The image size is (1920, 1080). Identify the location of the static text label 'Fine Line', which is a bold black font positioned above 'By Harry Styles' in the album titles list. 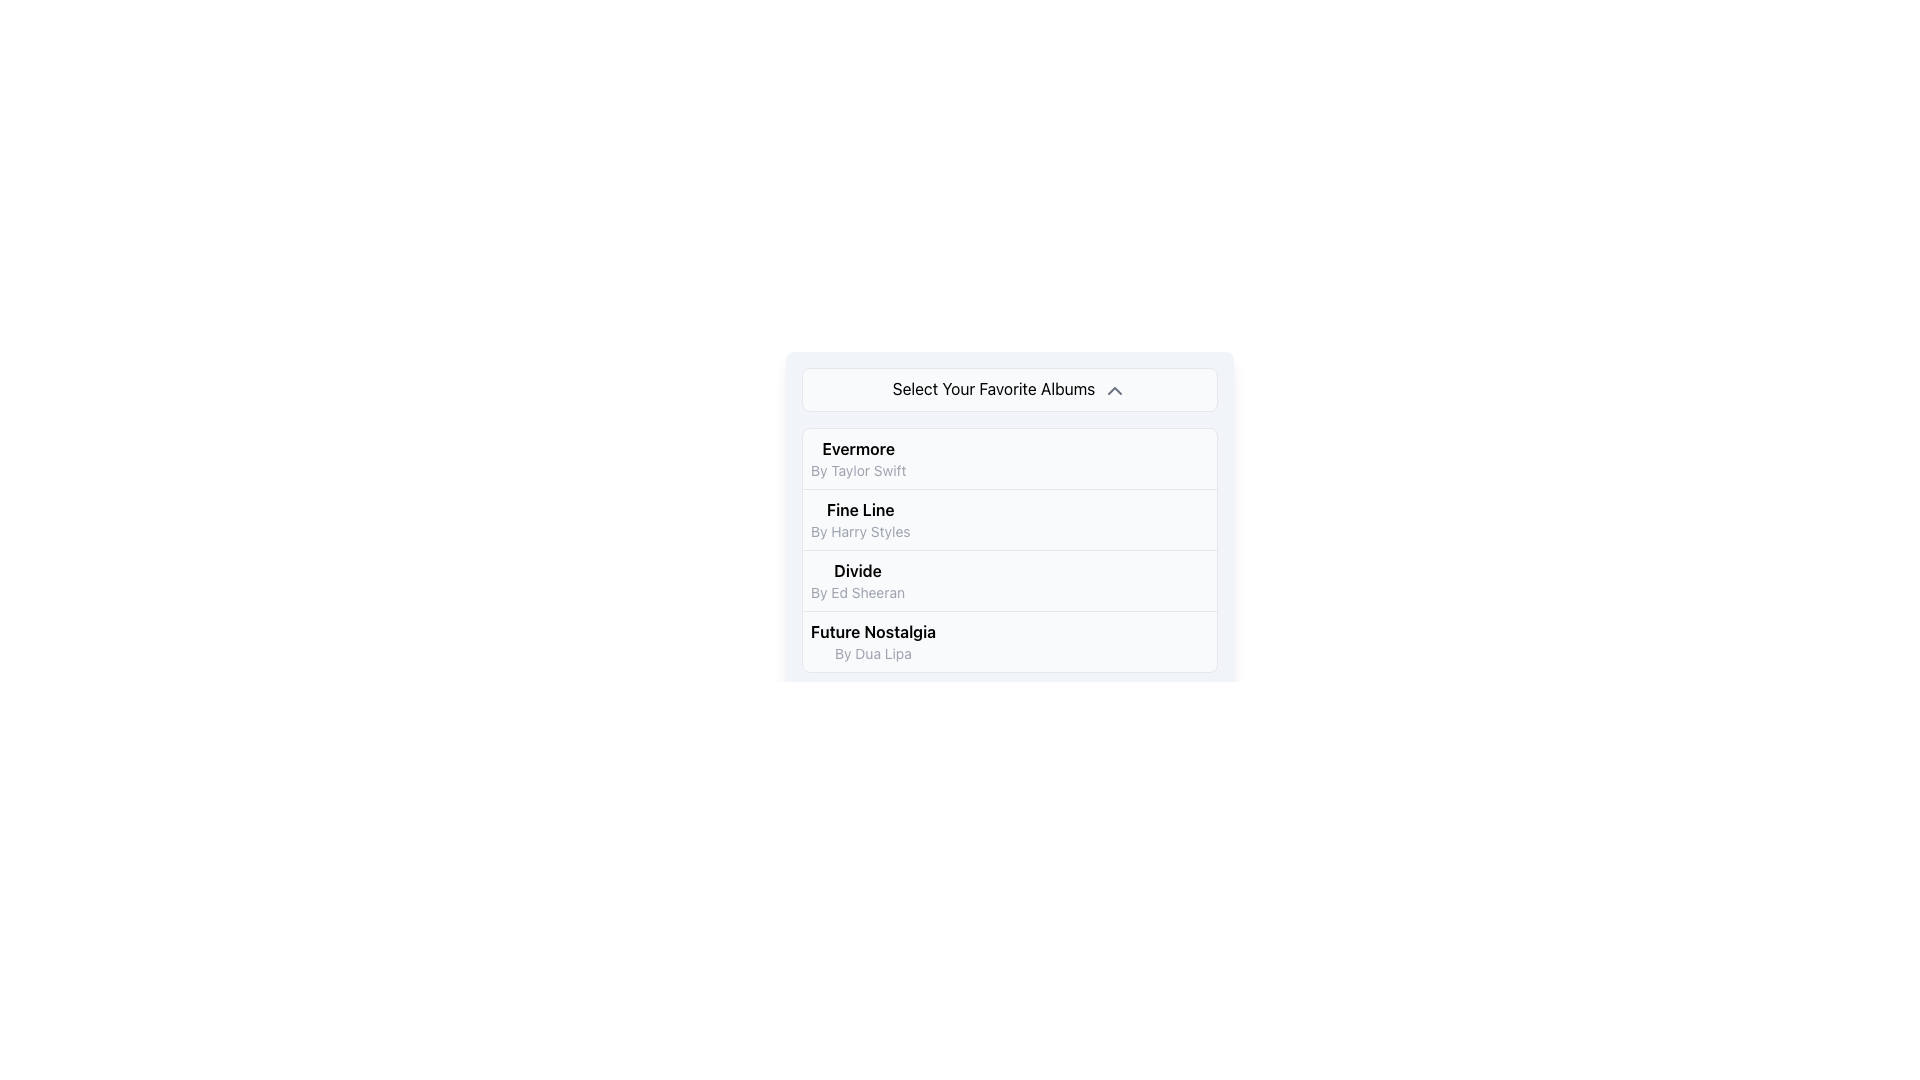
(860, 508).